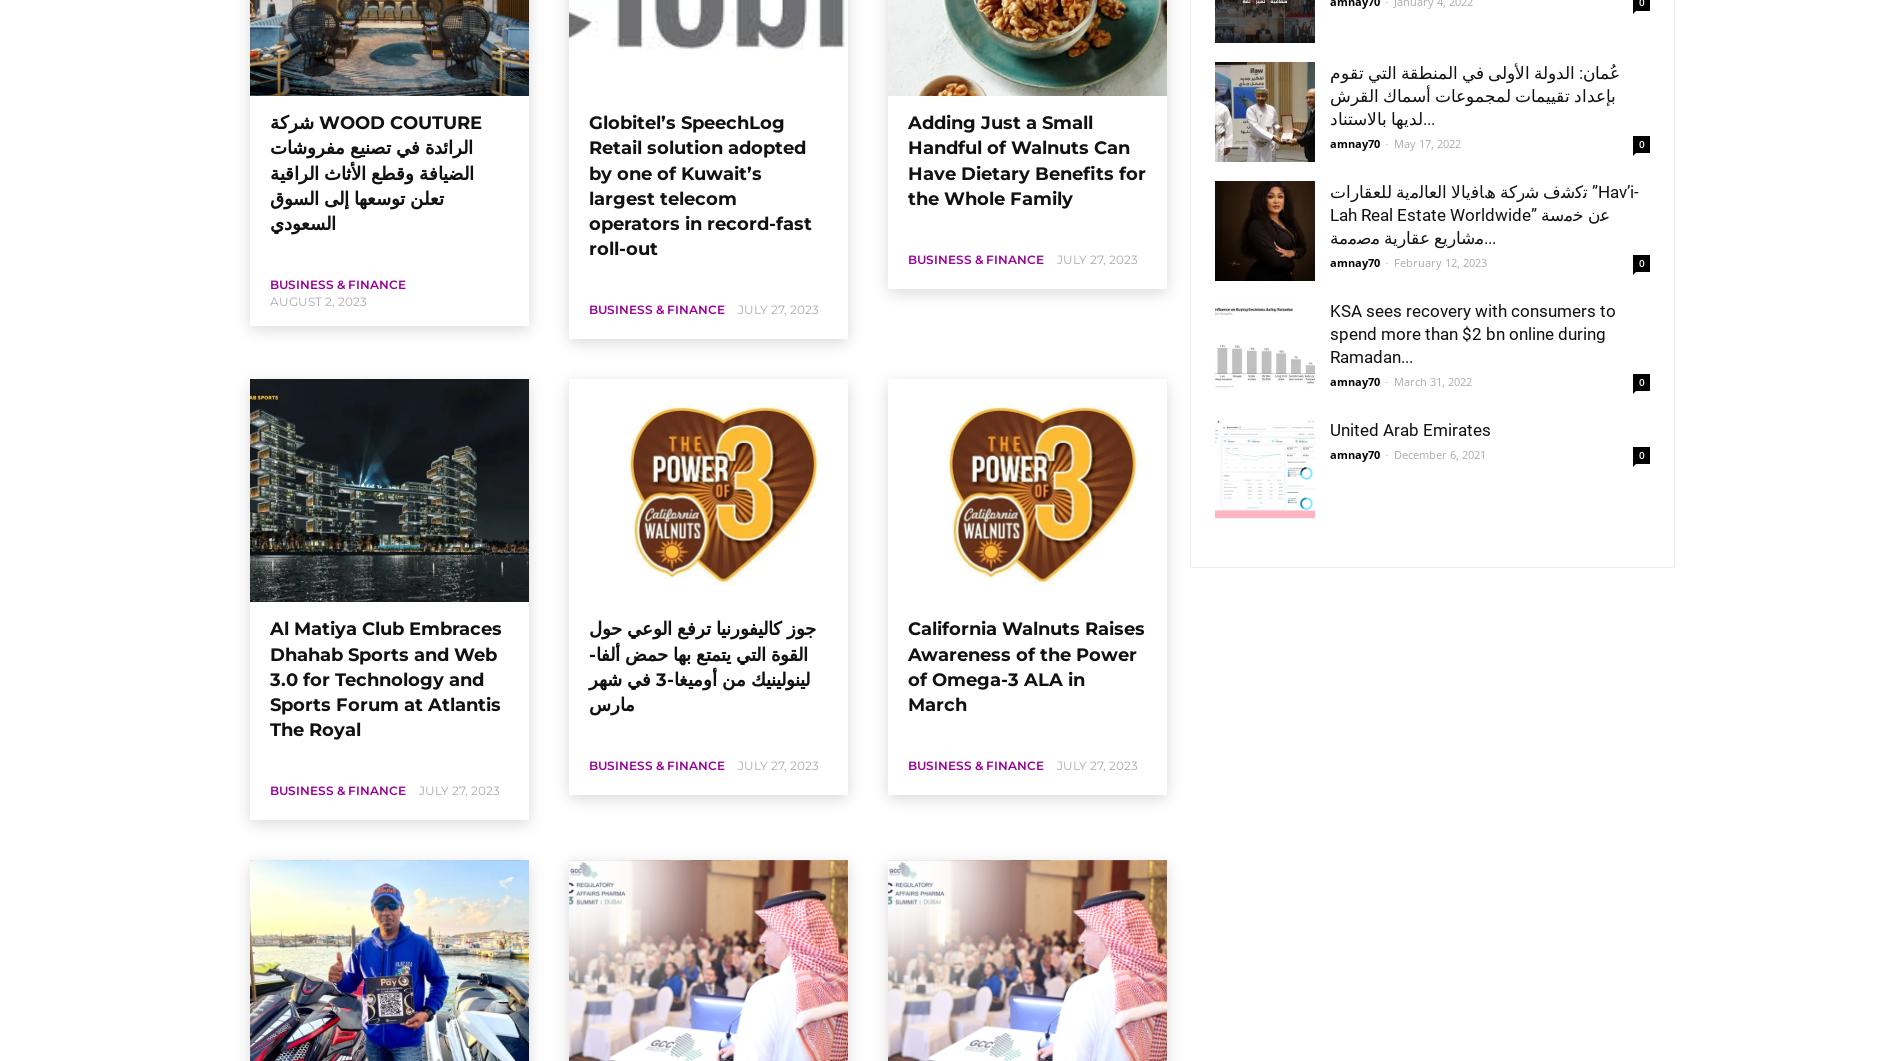 The width and height of the screenshot is (1900, 1061). Describe the element at coordinates (1440, 454) in the screenshot. I see `'December 6, 2021'` at that location.